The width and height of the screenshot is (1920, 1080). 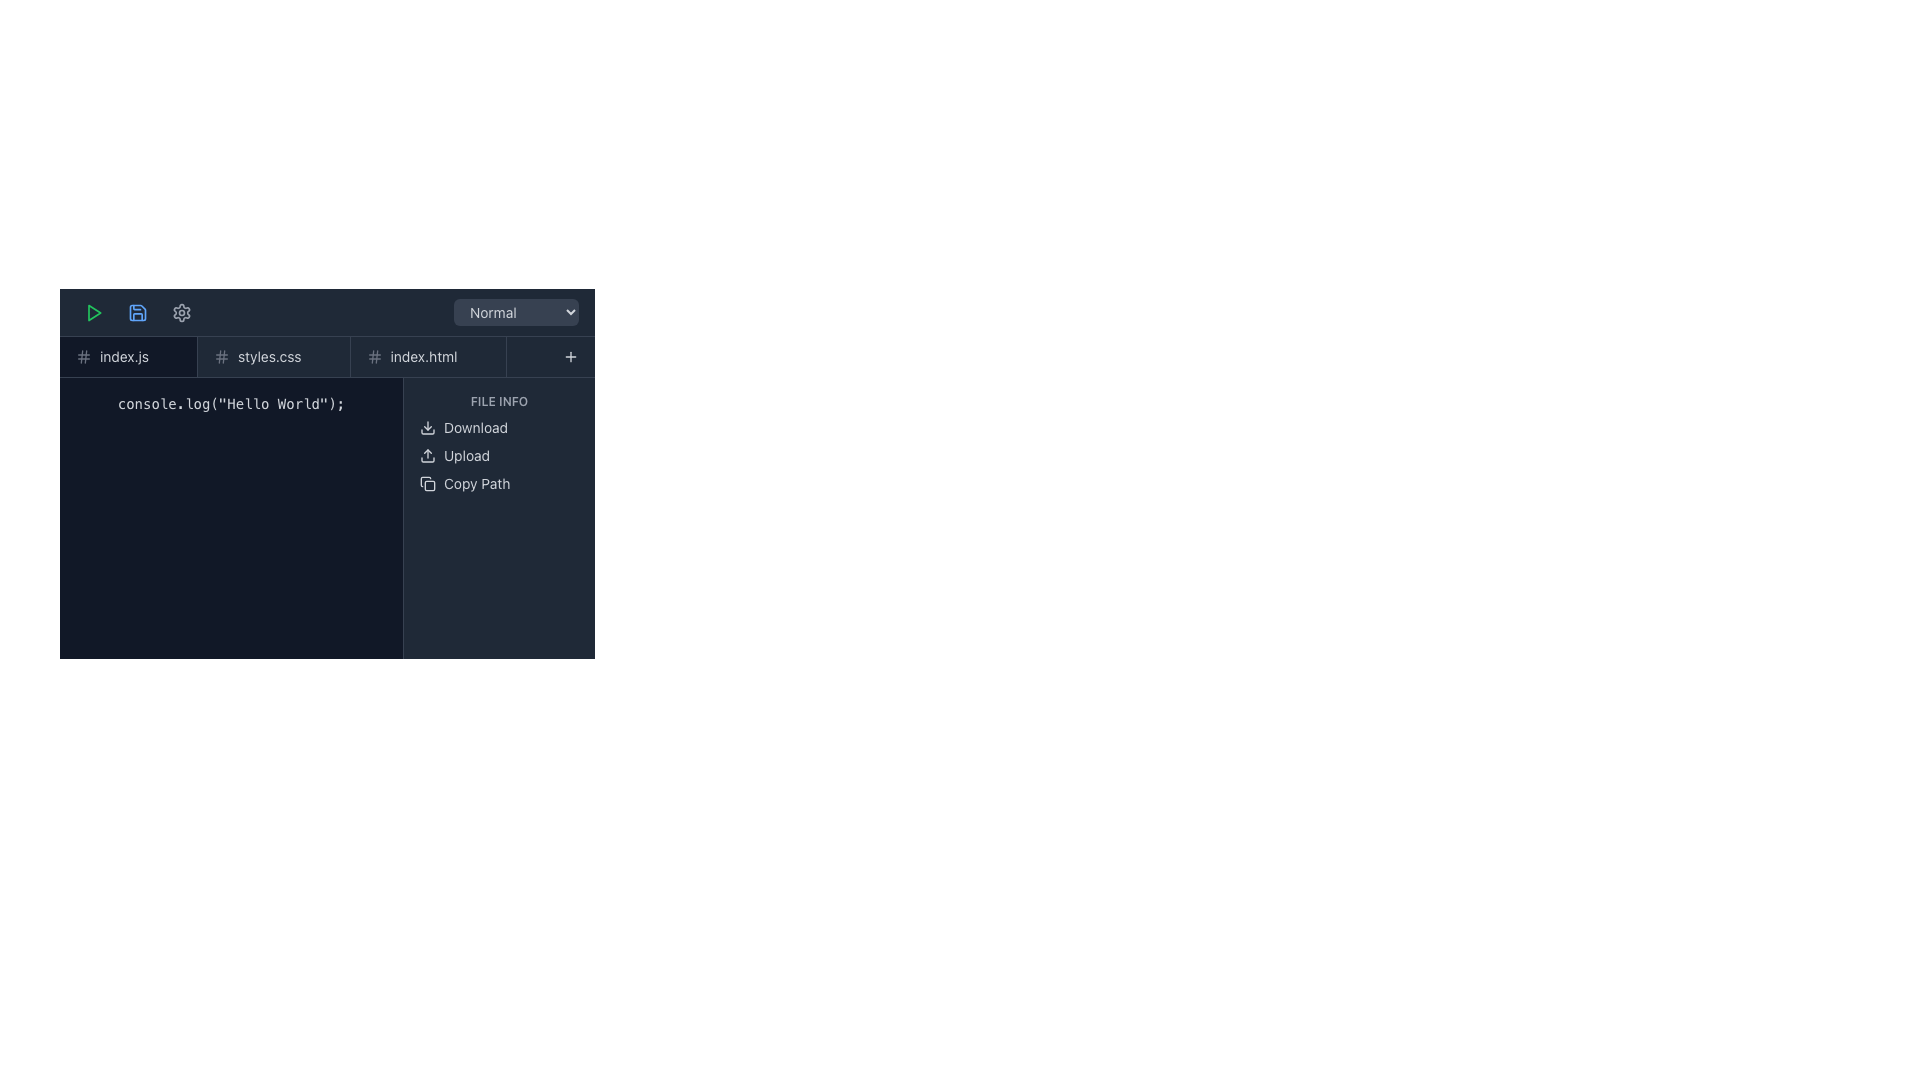 What do you see at coordinates (376, 356) in the screenshot?
I see `fourth vertical line component of the hash symbol icon in the navigation header area` at bounding box center [376, 356].